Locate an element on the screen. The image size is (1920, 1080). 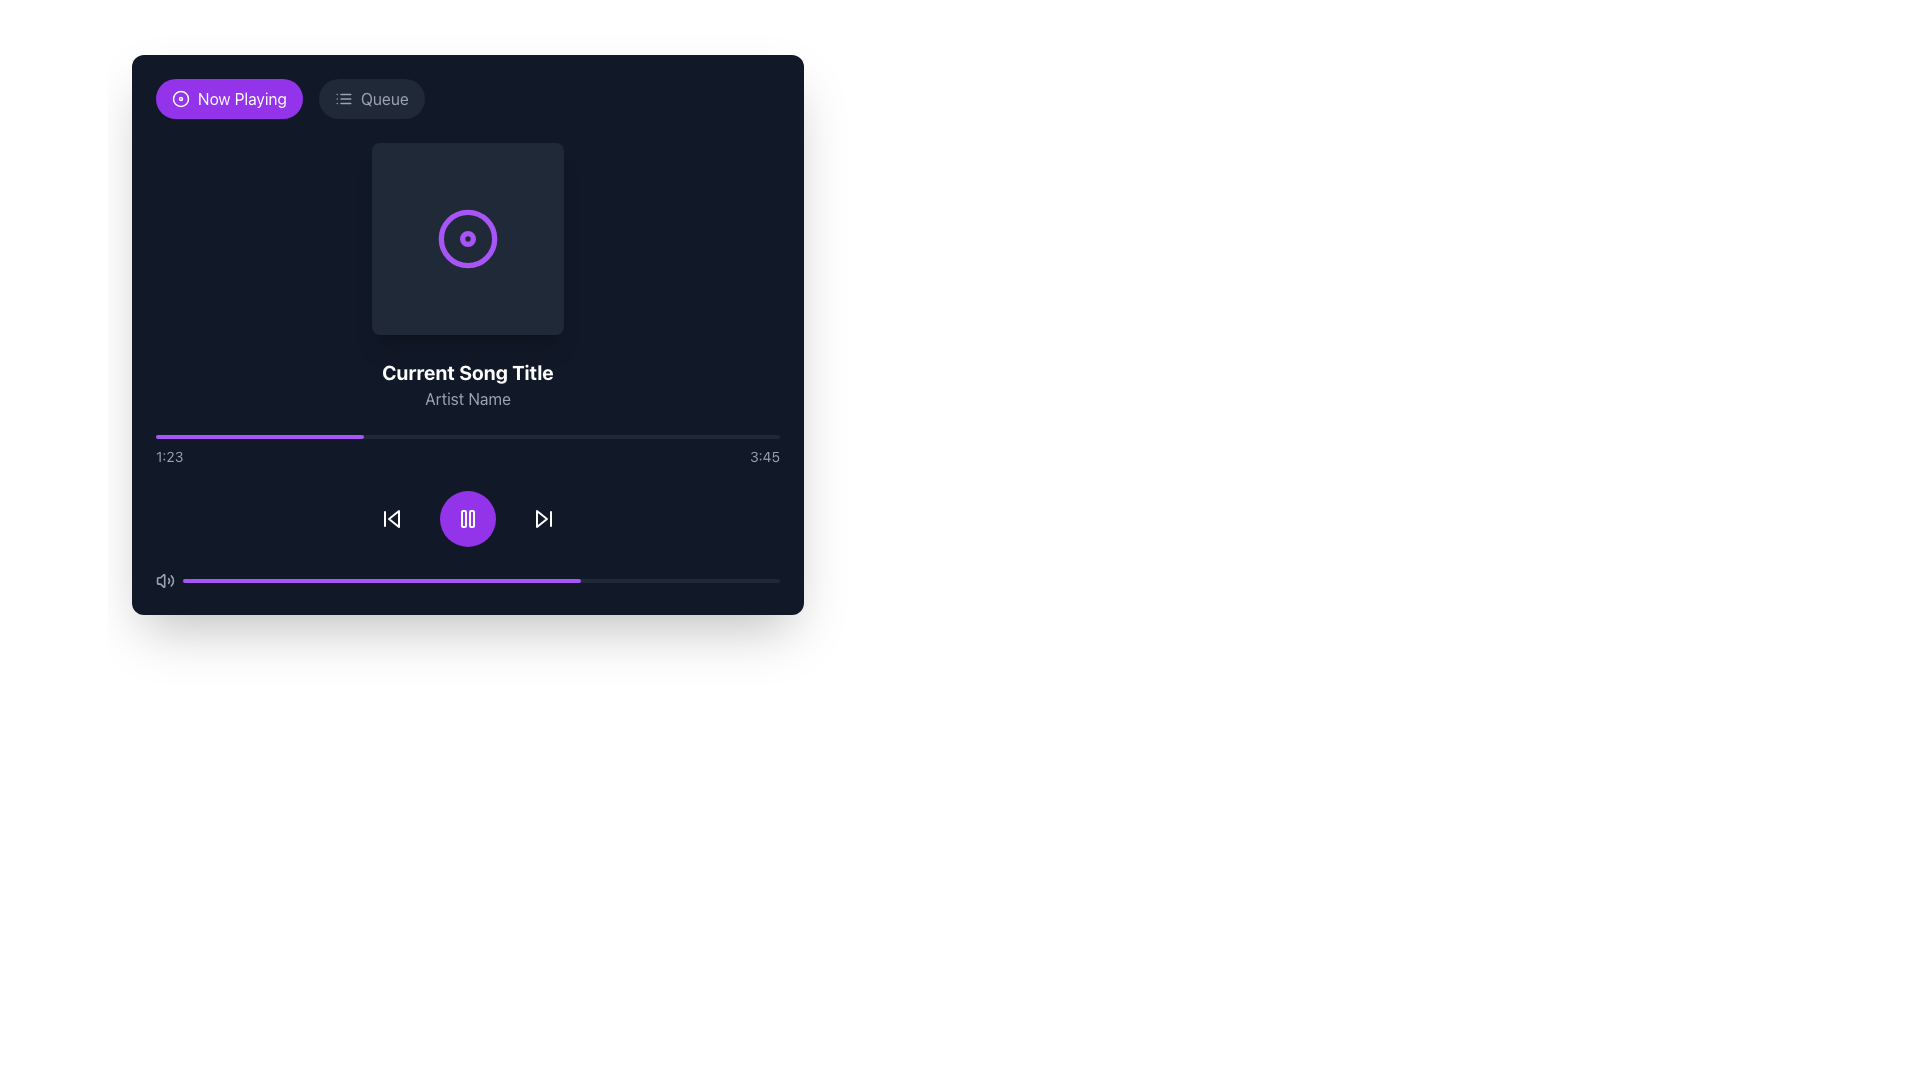
the 'Artist Name' text label, which is a light gray colored text element positioned centrally below the 'Current Song Title' is located at coordinates (466, 398).